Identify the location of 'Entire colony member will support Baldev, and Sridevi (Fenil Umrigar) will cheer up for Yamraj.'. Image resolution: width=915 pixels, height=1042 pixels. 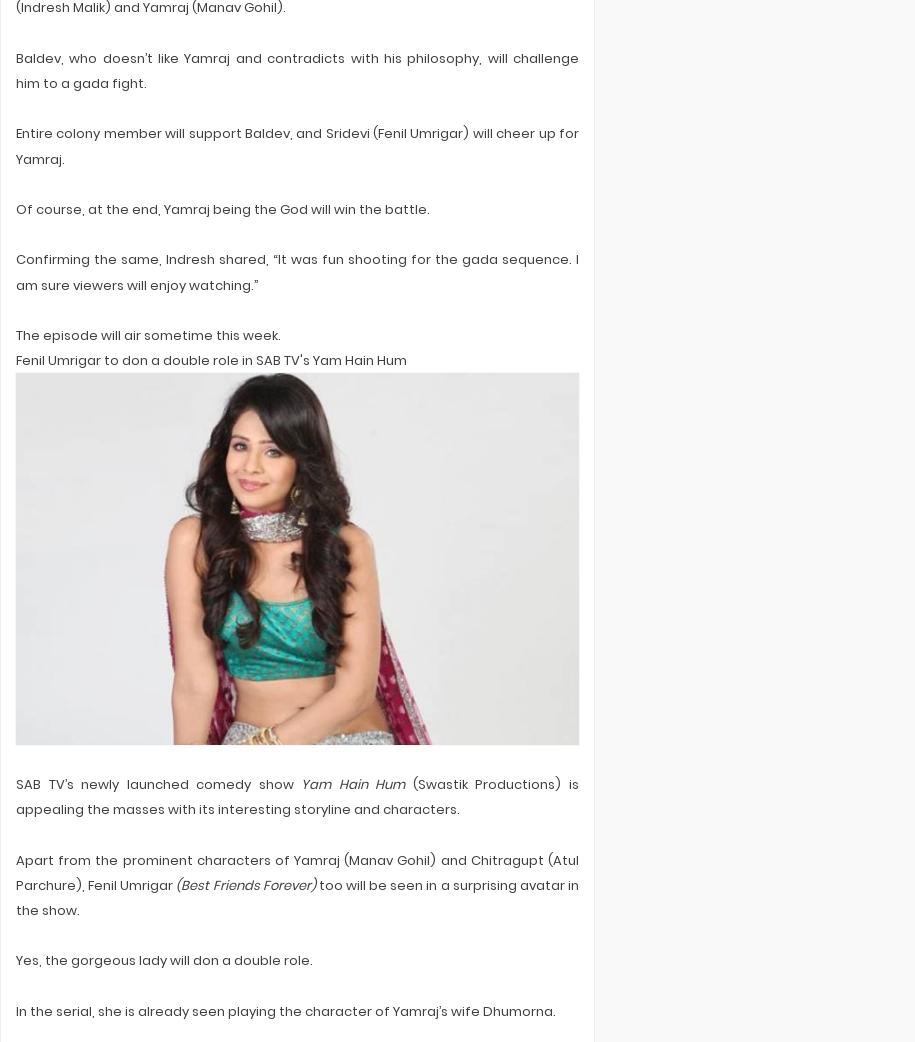
(296, 145).